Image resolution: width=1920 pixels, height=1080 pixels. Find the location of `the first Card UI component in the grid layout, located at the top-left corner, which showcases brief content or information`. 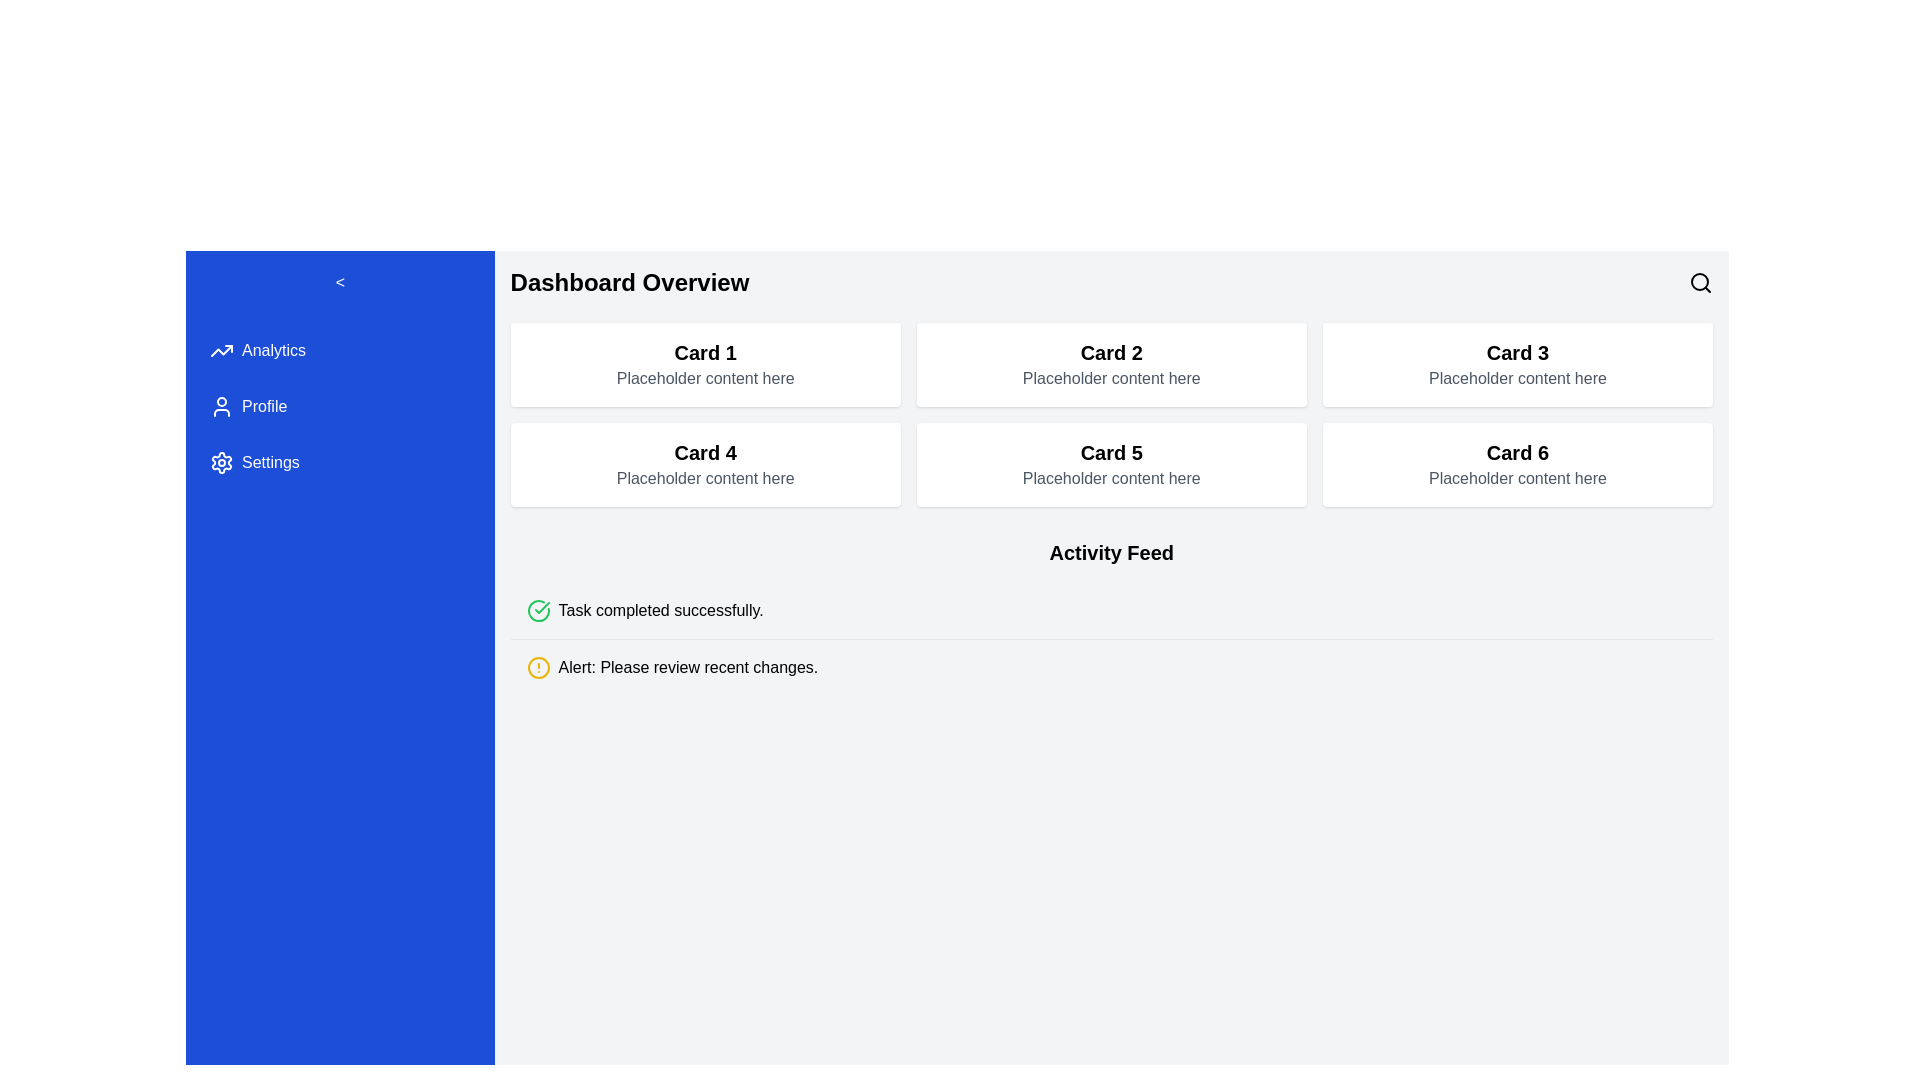

the first Card UI component in the grid layout, located at the top-left corner, which showcases brief content or information is located at coordinates (705, 365).